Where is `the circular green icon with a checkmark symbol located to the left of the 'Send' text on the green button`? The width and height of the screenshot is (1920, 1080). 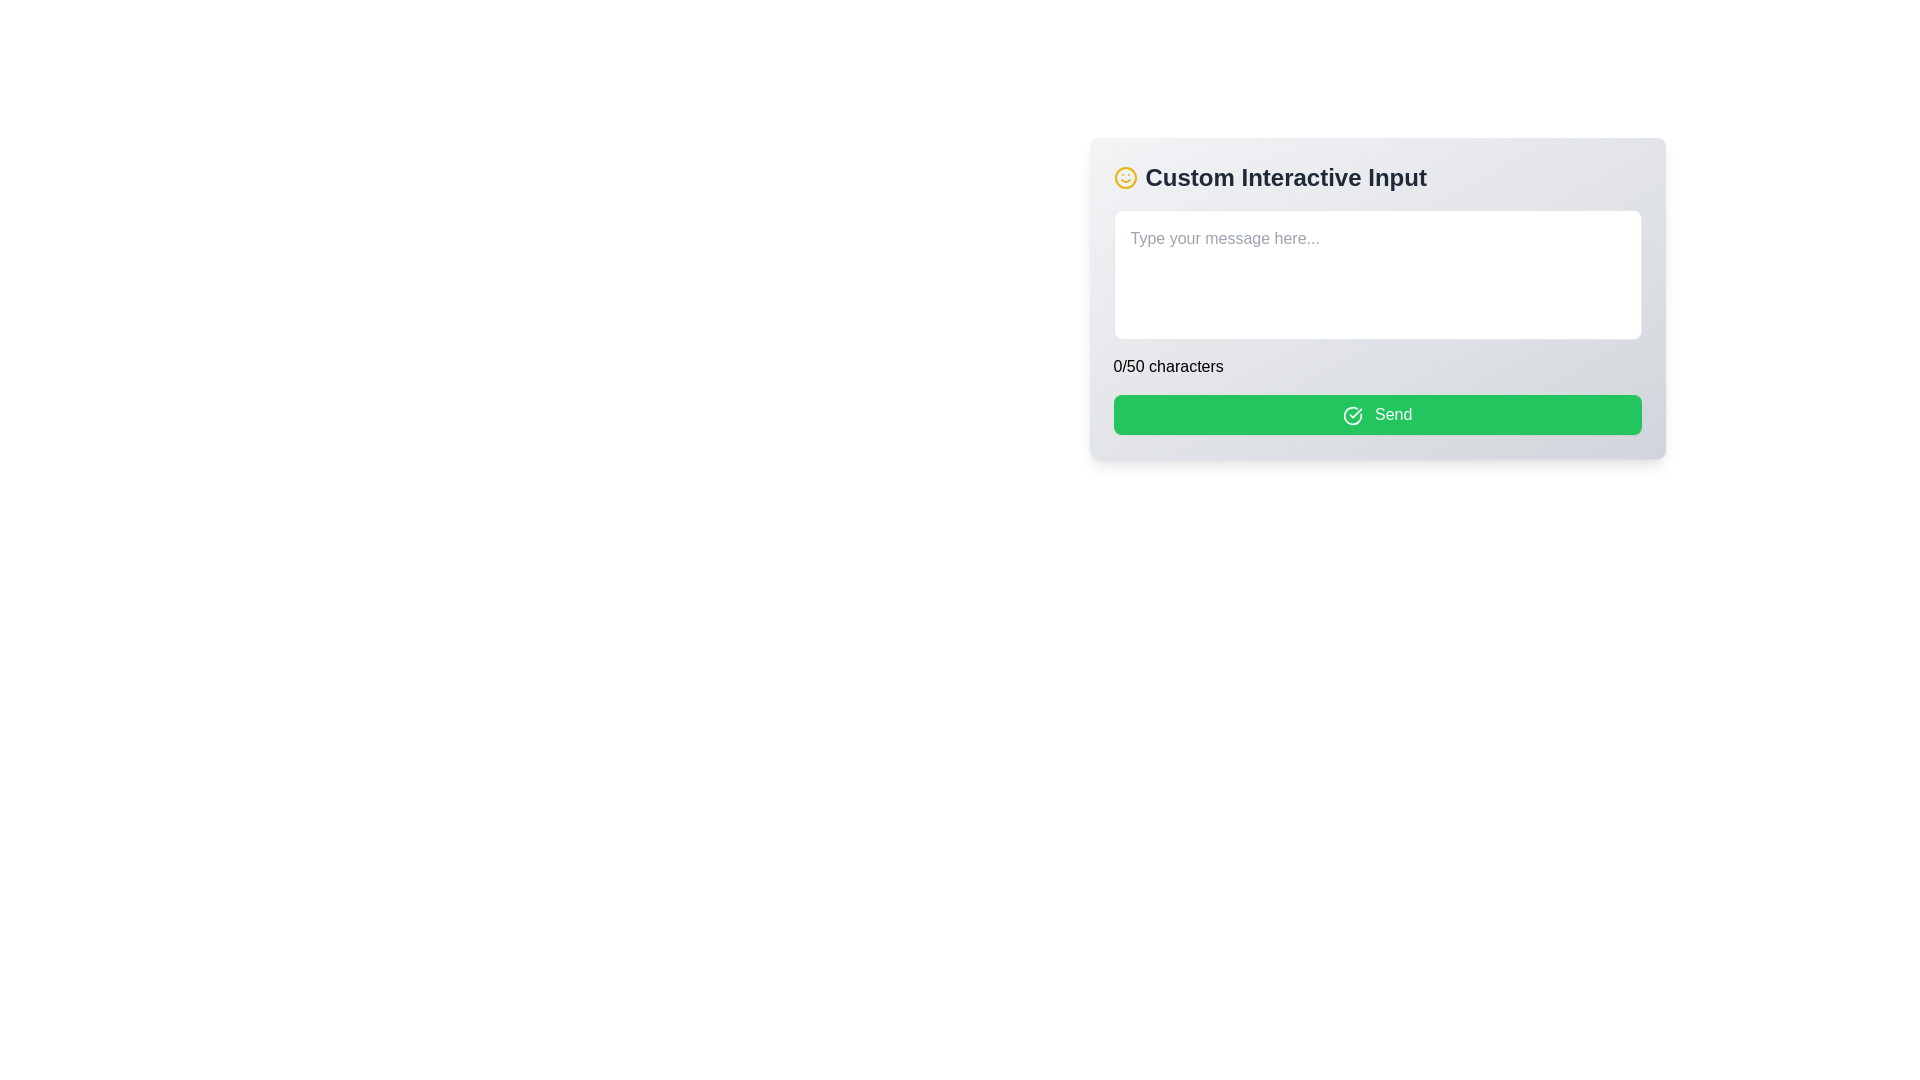
the circular green icon with a checkmark symbol located to the left of the 'Send' text on the green button is located at coordinates (1352, 414).